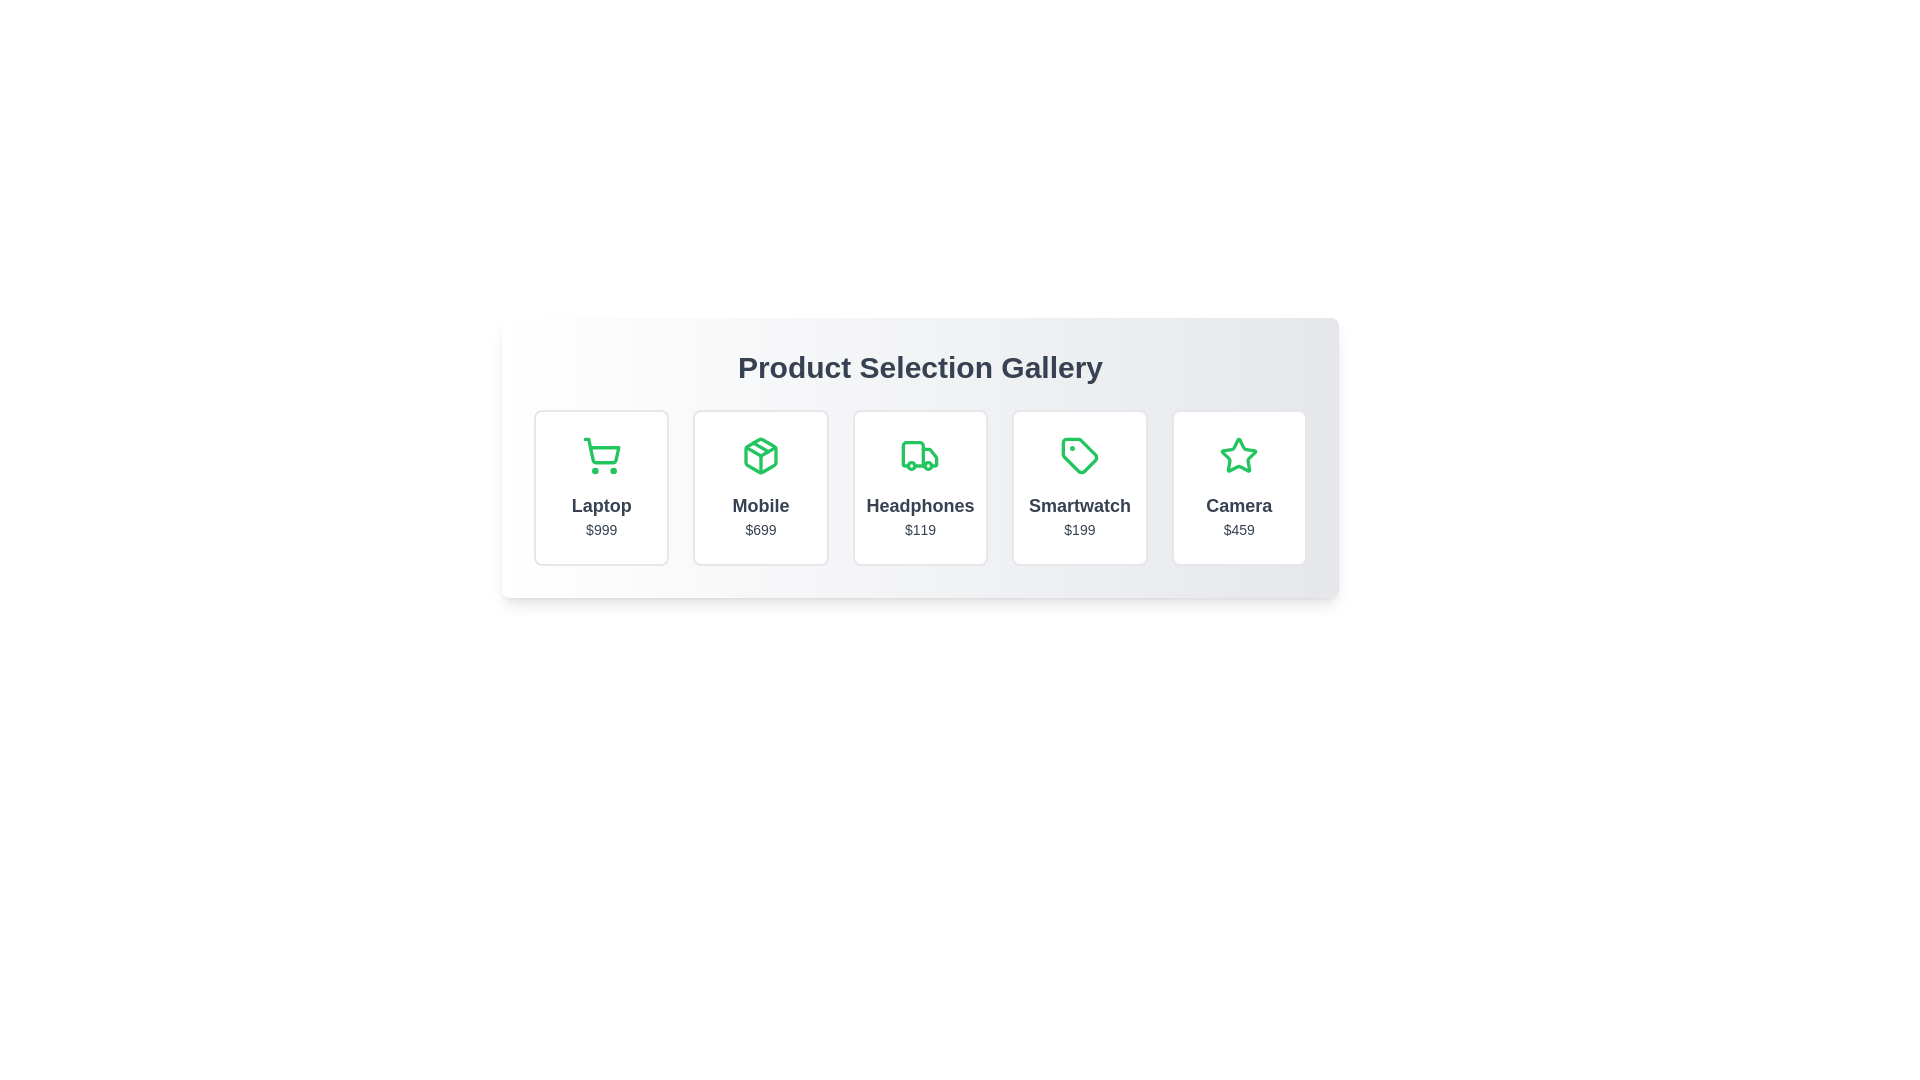  Describe the element at coordinates (760, 504) in the screenshot. I see `the bold text label 'Mobile' located in the second product card under 'Product Selection Gallery', which is positioned above the price label '$699'` at that location.